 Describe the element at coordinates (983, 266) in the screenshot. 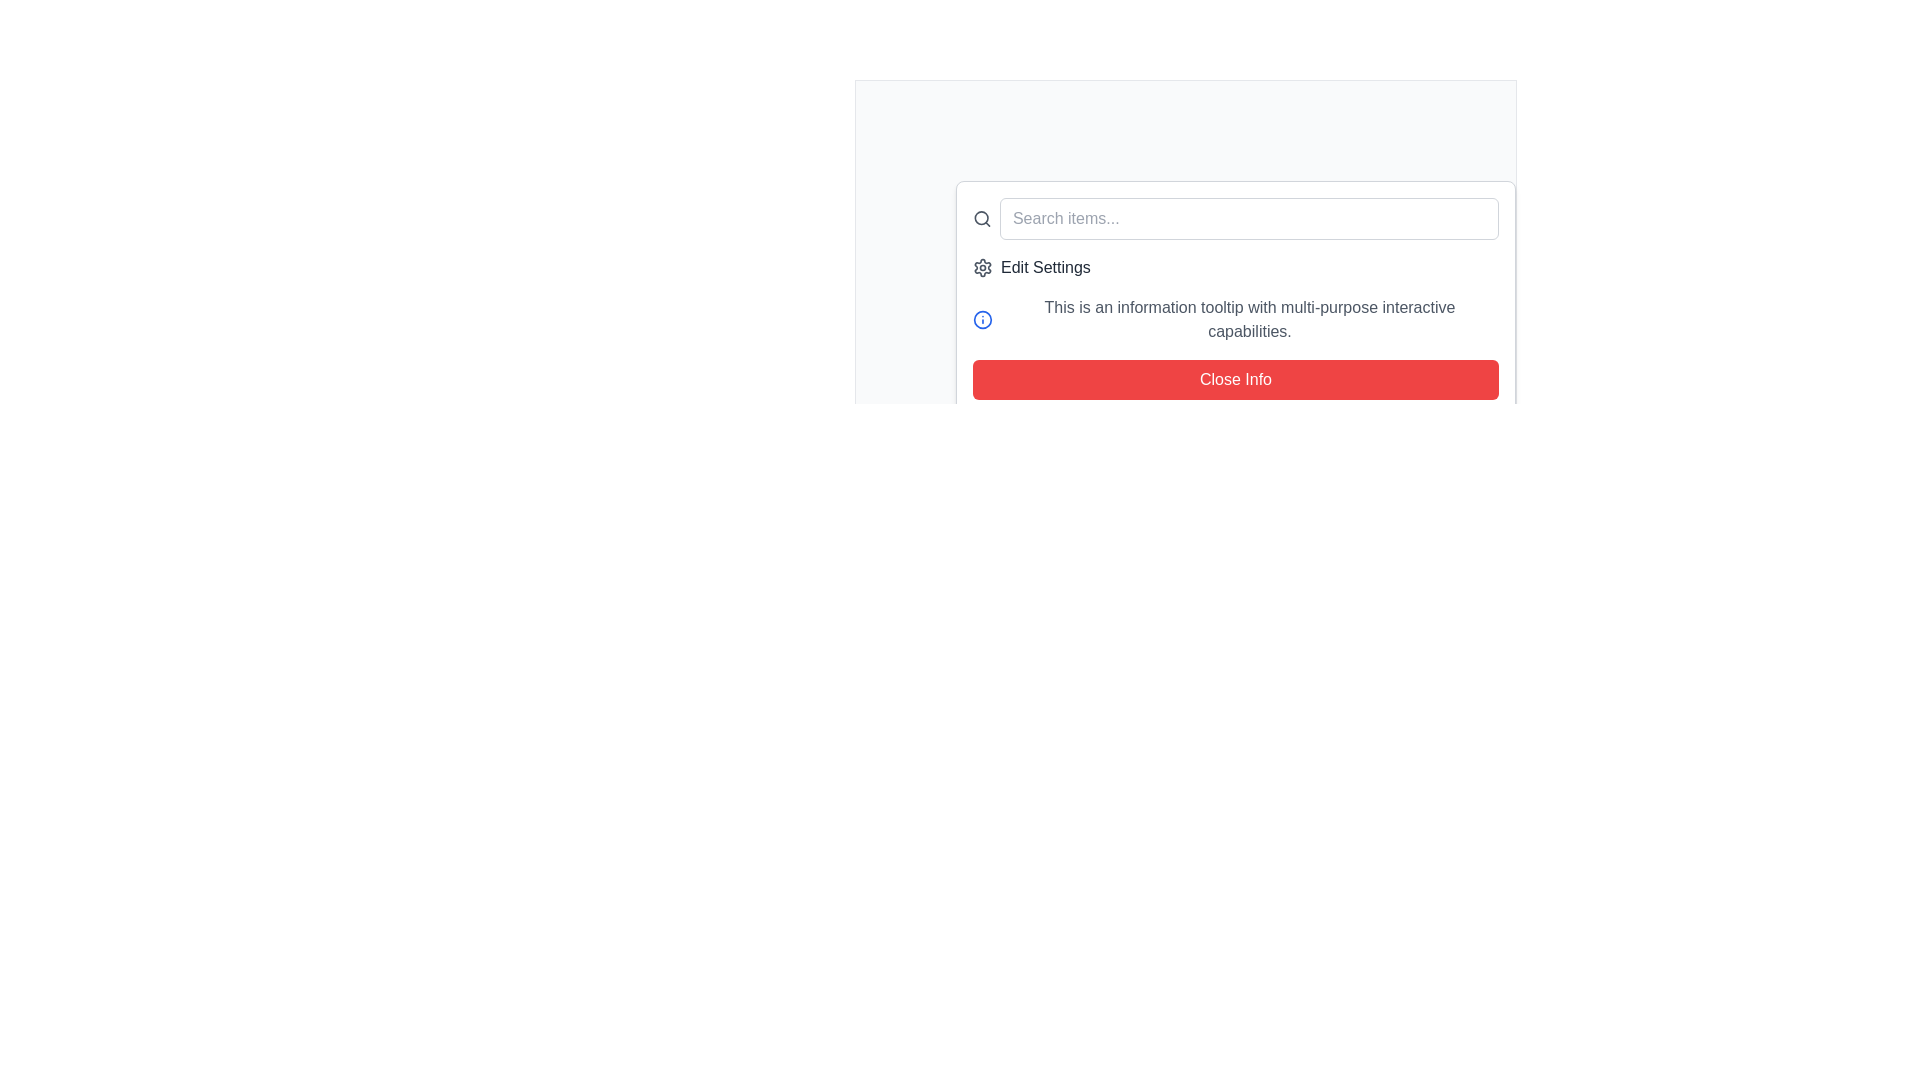

I see `the settings icon located to the left of the 'Edit Settings' label` at that location.